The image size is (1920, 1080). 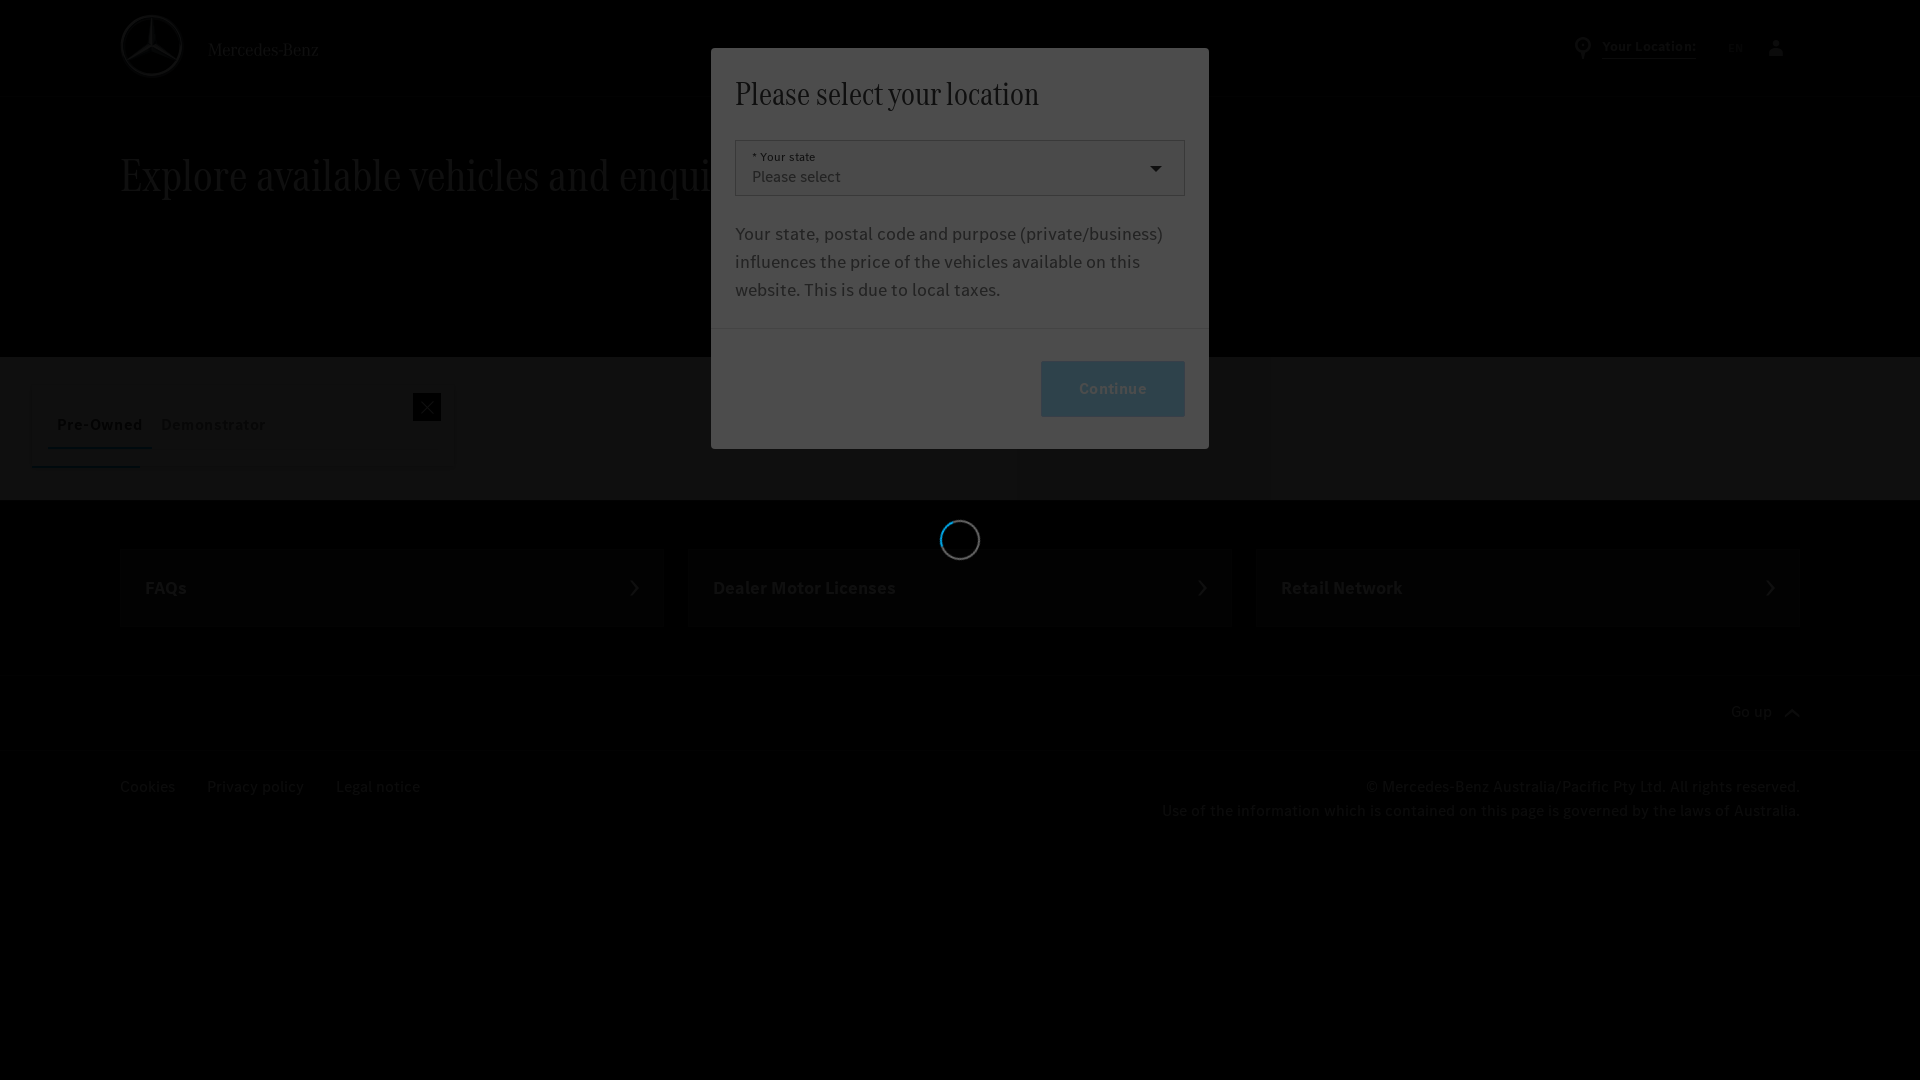 What do you see at coordinates (254, 786) in the screenshot?
I see `'Privacy policy'` at bounding box center [254, 786].